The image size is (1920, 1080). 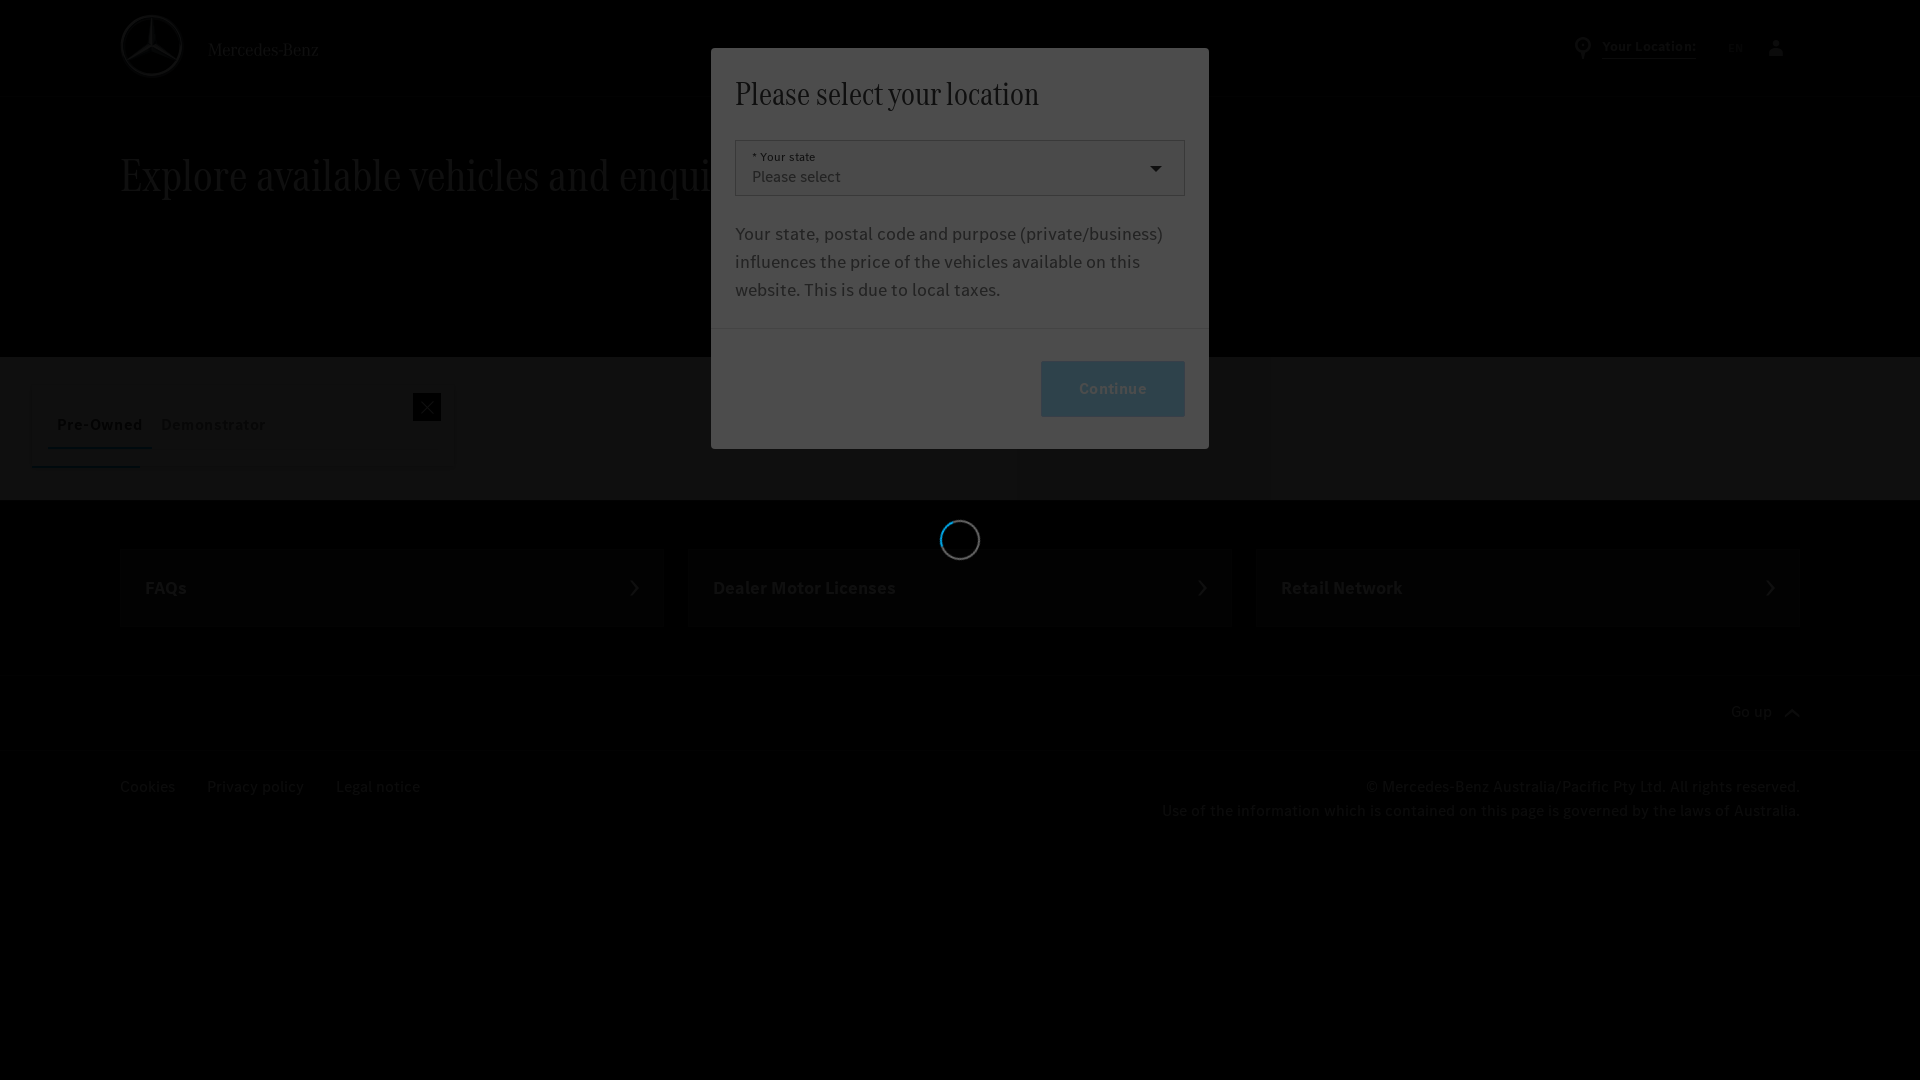 What do you see at coordinates (254, 786) in the screenshot?
I see `'Privacy policy'` at bounding box center [254, 786].